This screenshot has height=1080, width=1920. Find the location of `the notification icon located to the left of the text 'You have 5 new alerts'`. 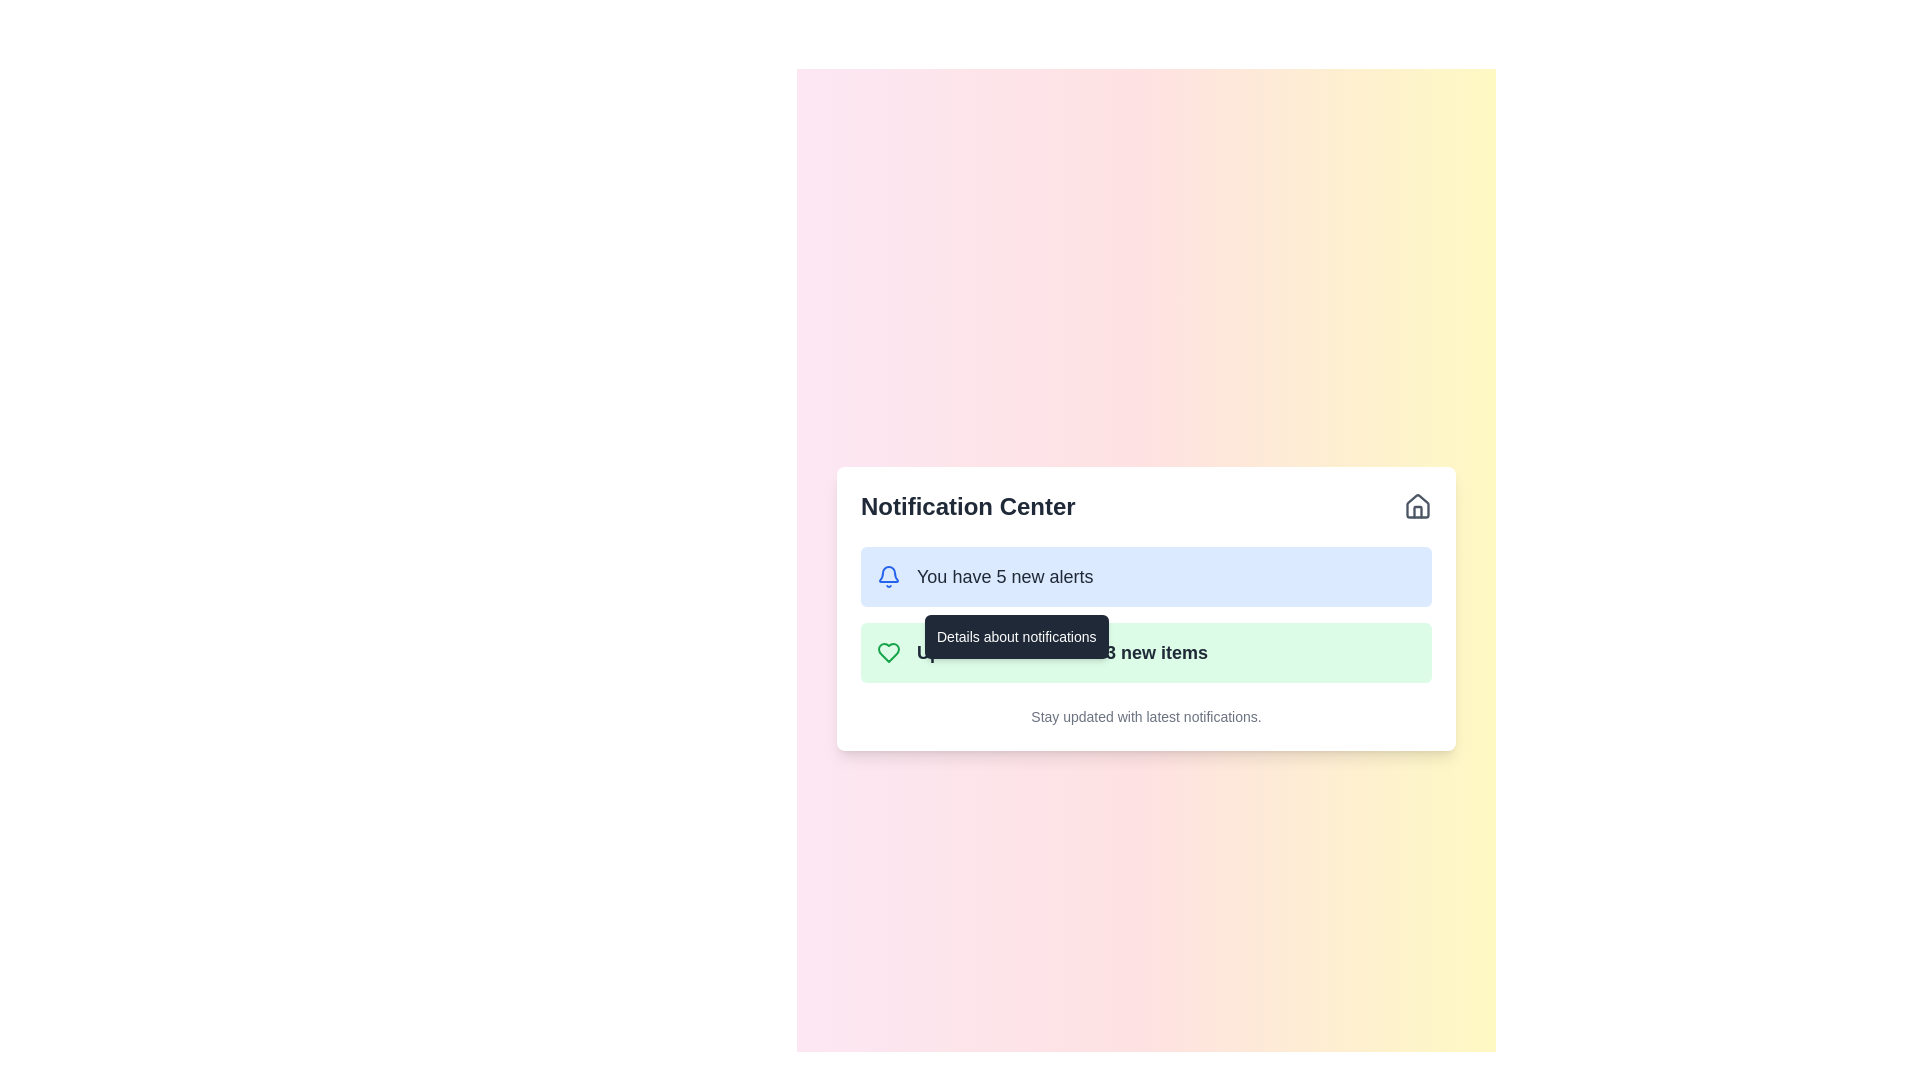

the notification icon located to the left of the text 'You have 5 new alerts' is located at coordinates (887, 577).